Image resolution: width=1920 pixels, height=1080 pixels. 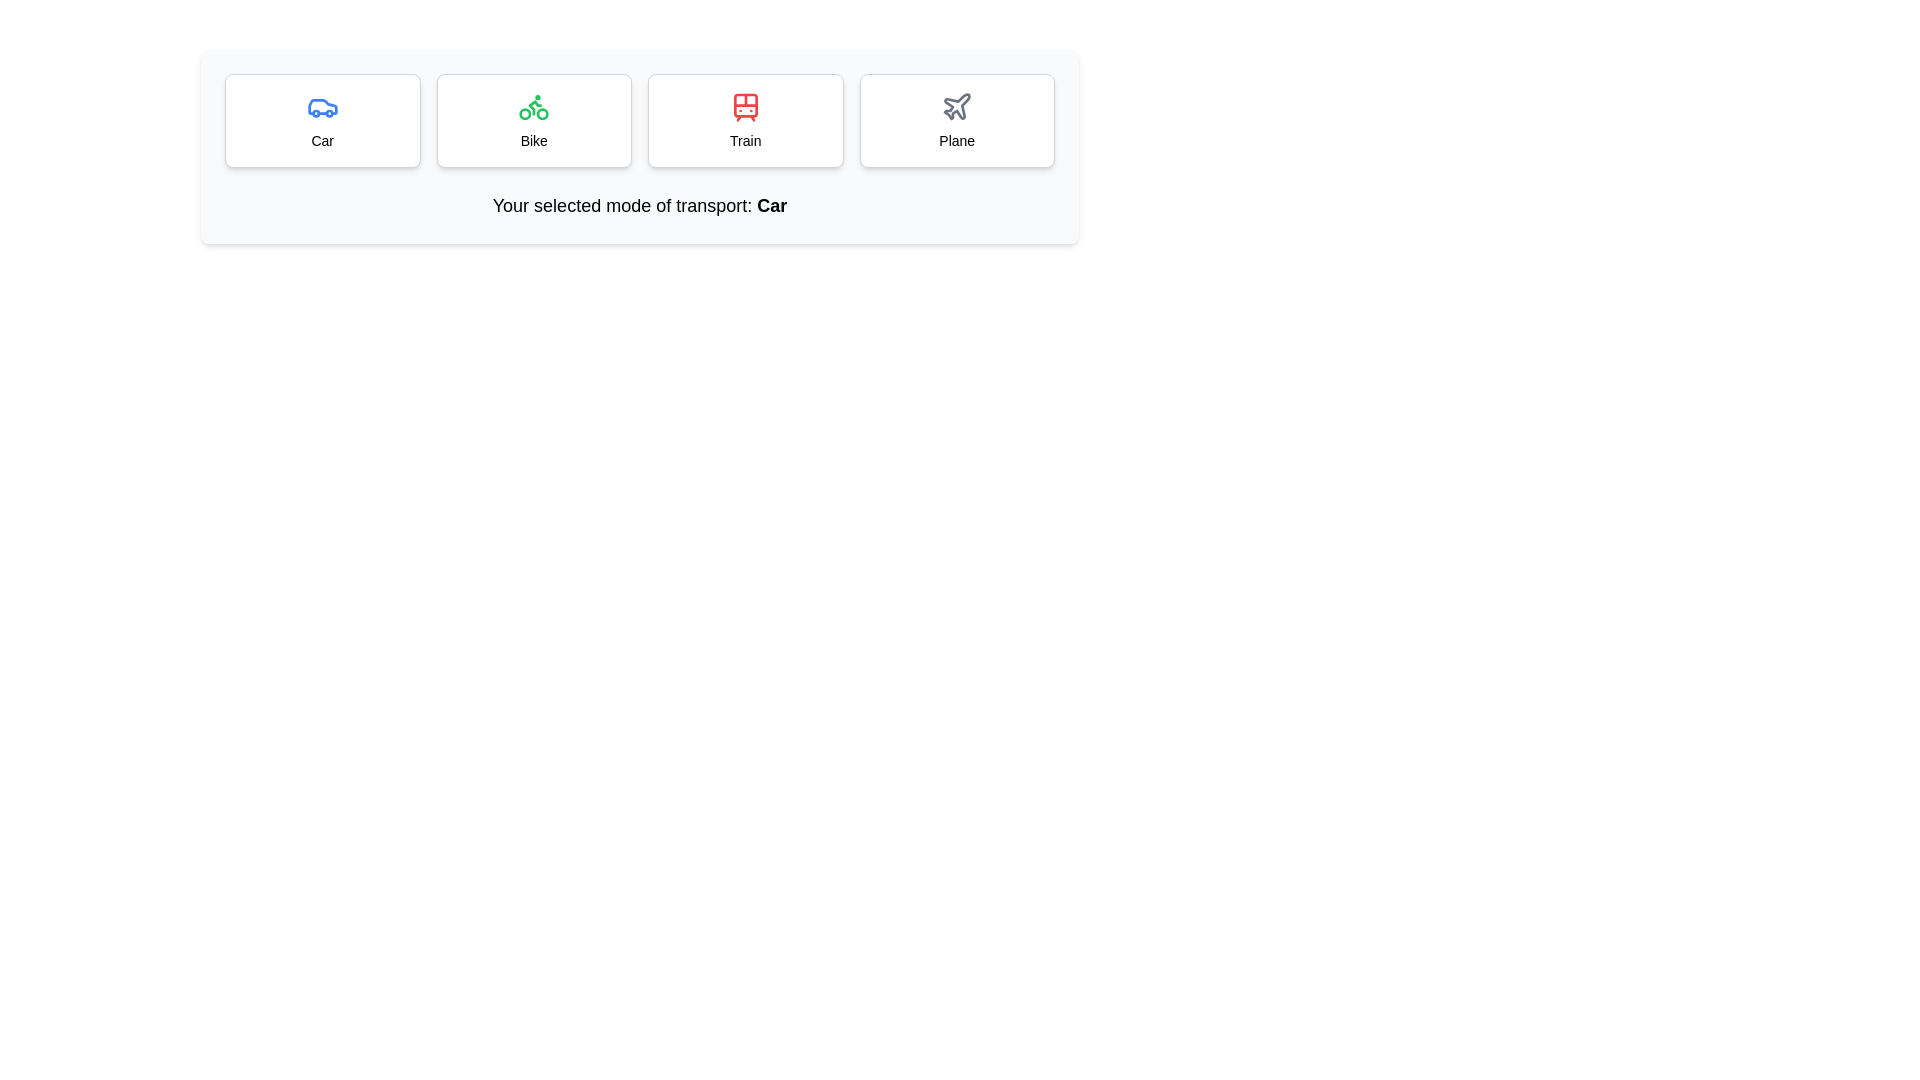 I want to click on the interactive card labeled 'Train' which features a red train icon and is the third card in a row of four, so click(x=744, y=120).